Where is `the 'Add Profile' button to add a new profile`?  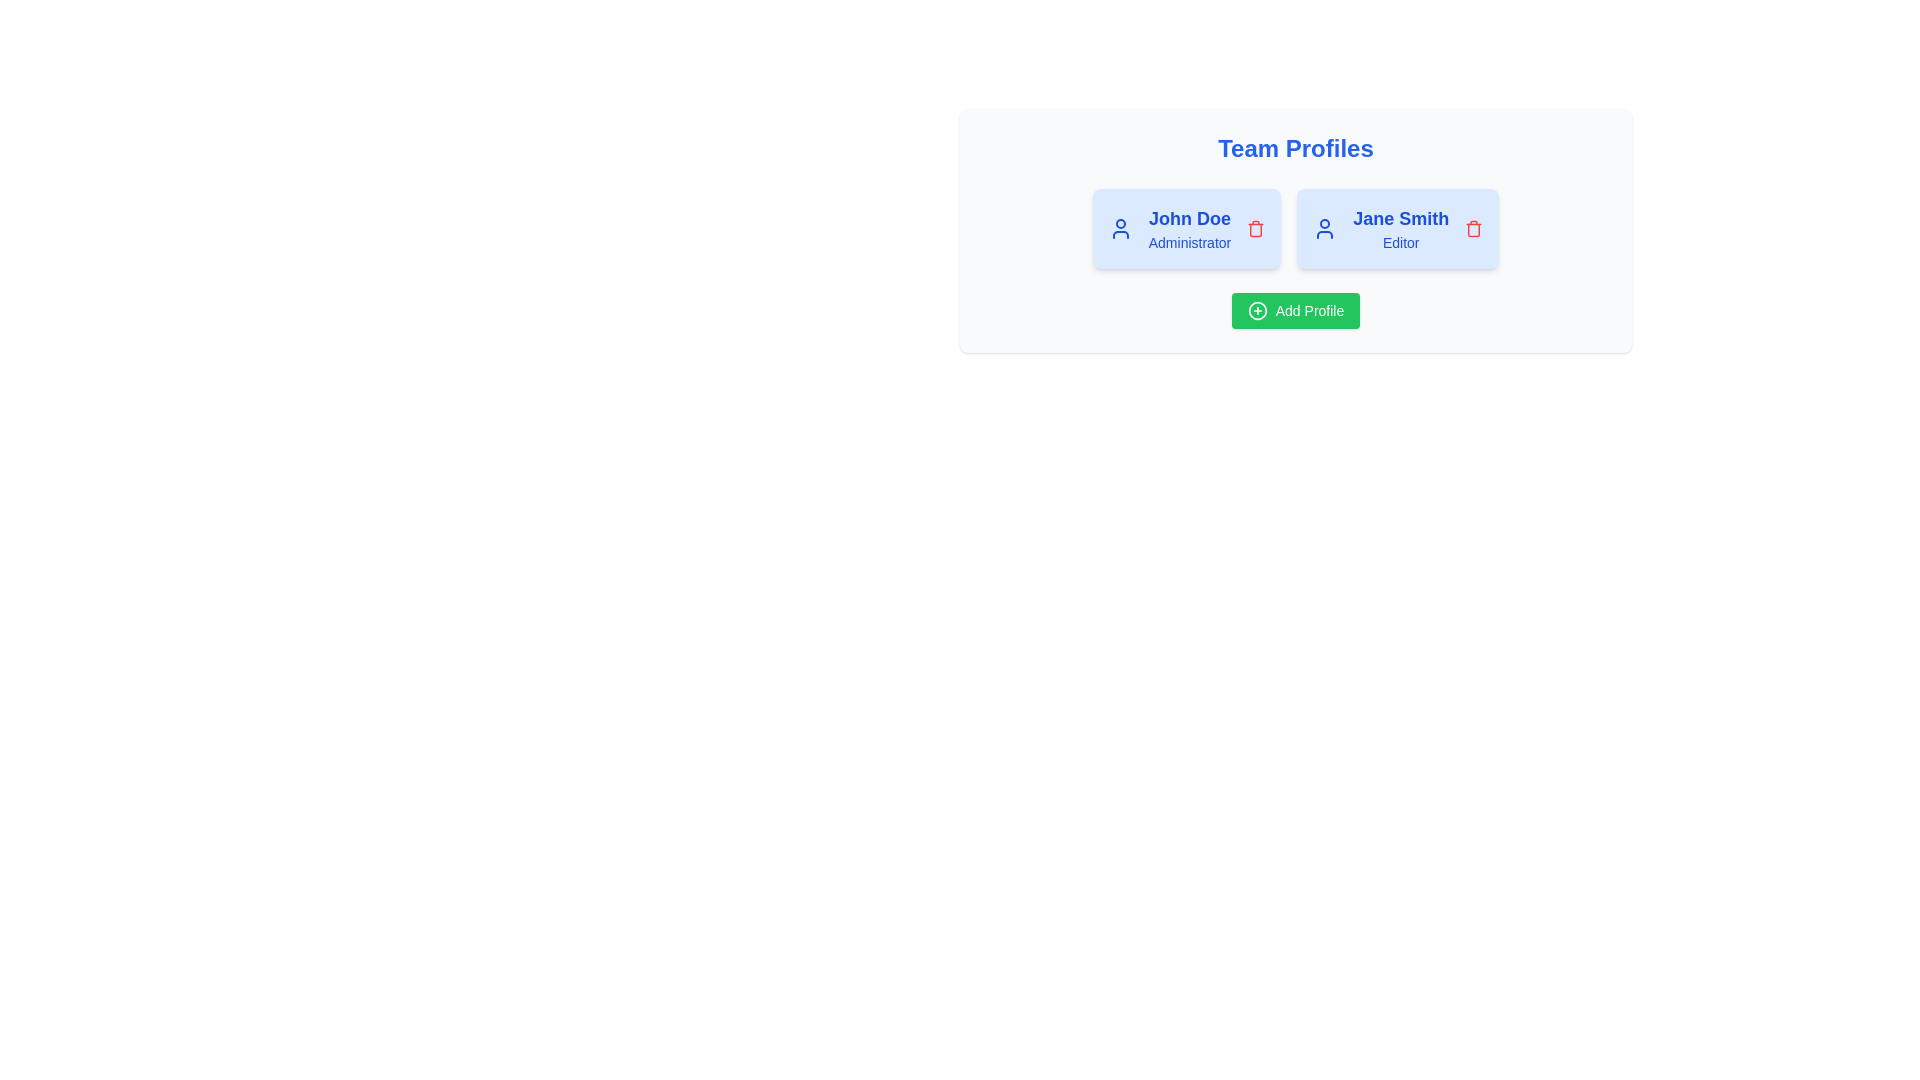 the 'Add Profile' button to add a new profile is located at coordinates (1296, 311).